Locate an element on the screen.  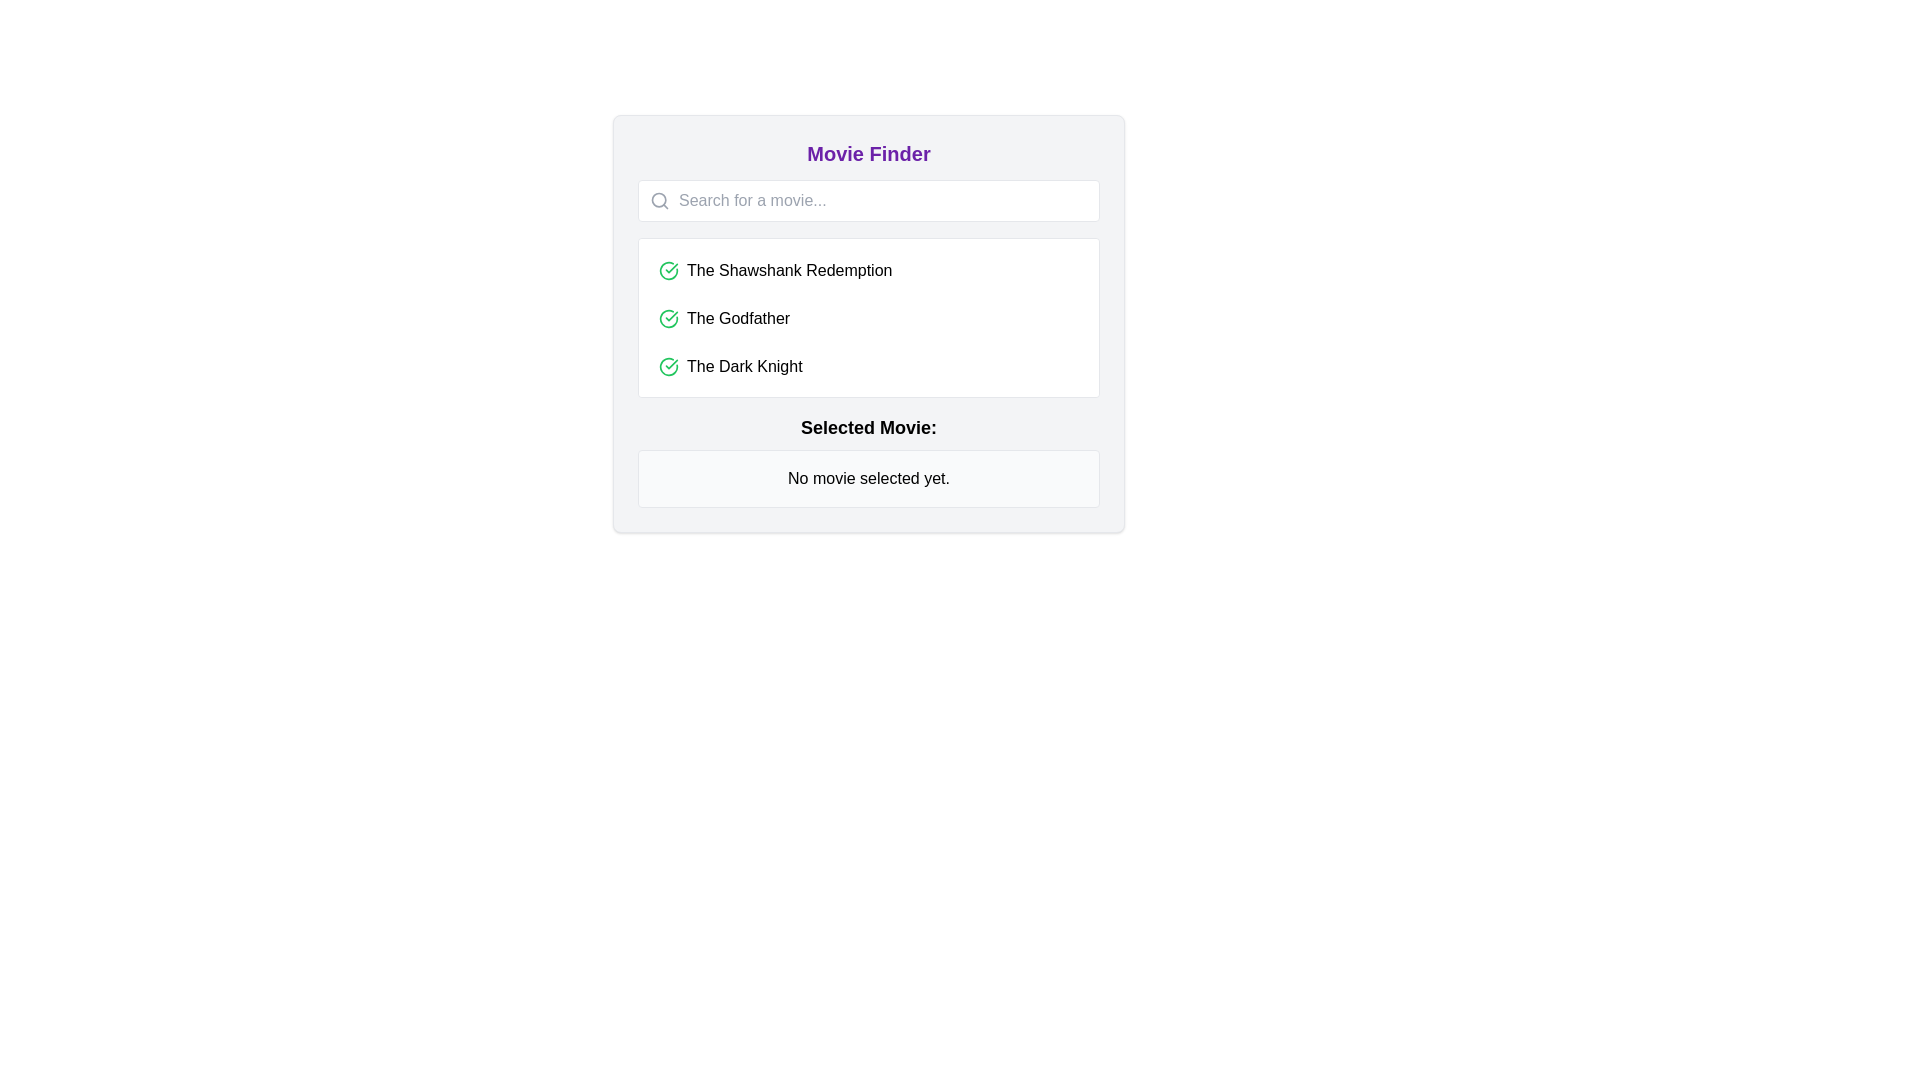
the selection icon for 'The Shawshank Redemption', which visually indicates that the movie has been marked as chosen, to interact with the list item is located at coordinates (668, 270).